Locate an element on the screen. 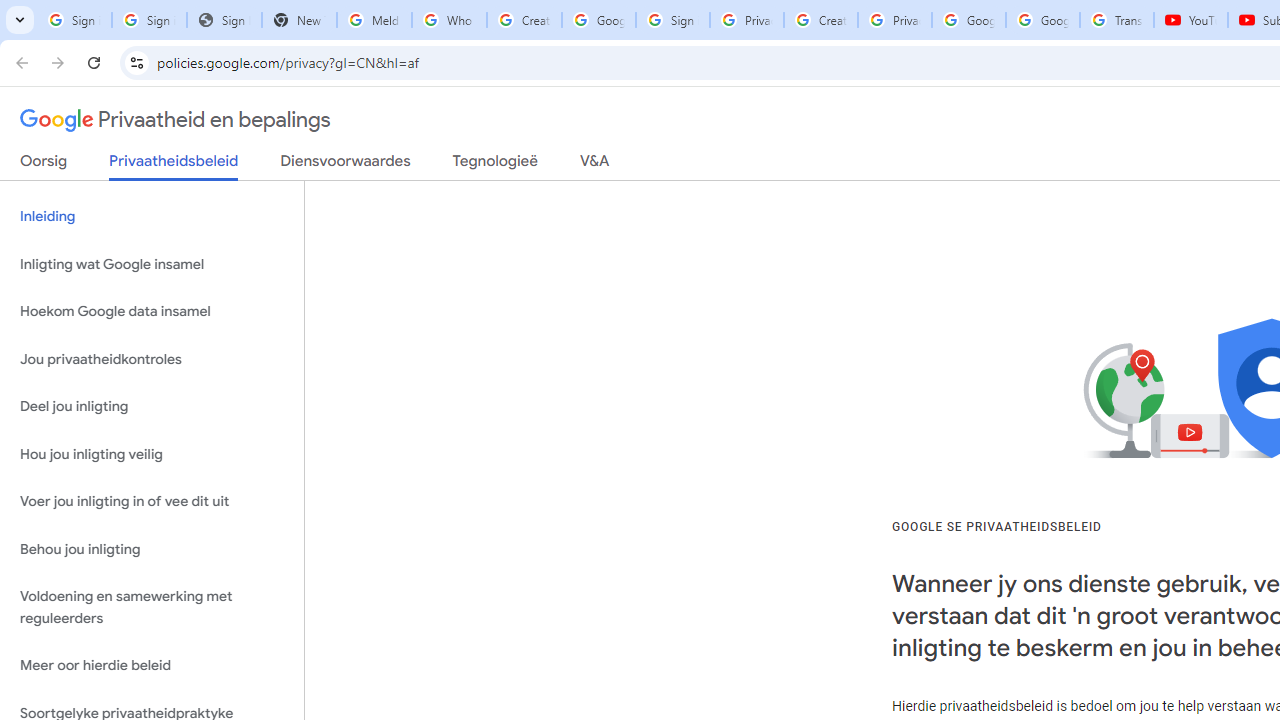 This screenshot has width=1280, height=720. 'Who is my administrator? - Google Account Help' is located at coordinates (448, 20).